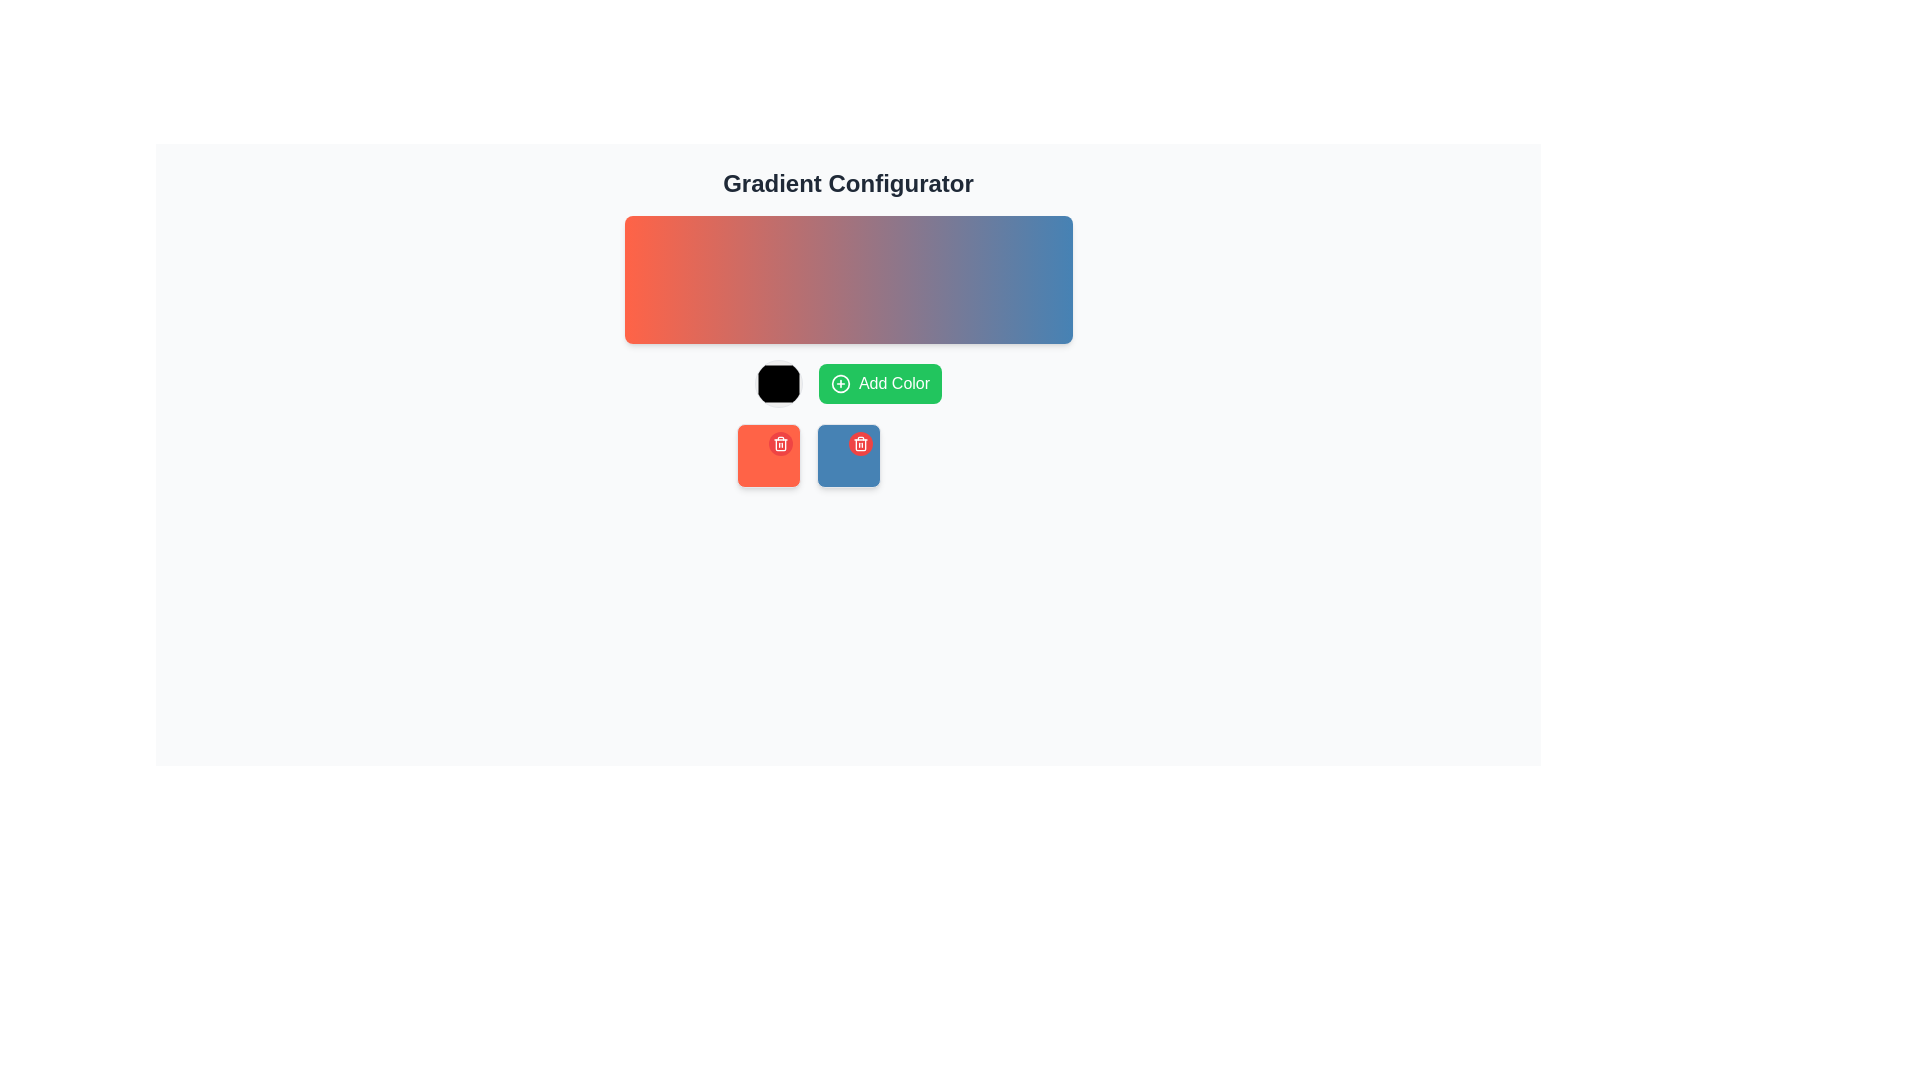 The height and width of the screenshot is (1080, 1920). Describe the element at coordinates (860, 442) in the screenshot. I see `the circular red button with a trash can icon located at the top-right corner of the blue card` at that location.